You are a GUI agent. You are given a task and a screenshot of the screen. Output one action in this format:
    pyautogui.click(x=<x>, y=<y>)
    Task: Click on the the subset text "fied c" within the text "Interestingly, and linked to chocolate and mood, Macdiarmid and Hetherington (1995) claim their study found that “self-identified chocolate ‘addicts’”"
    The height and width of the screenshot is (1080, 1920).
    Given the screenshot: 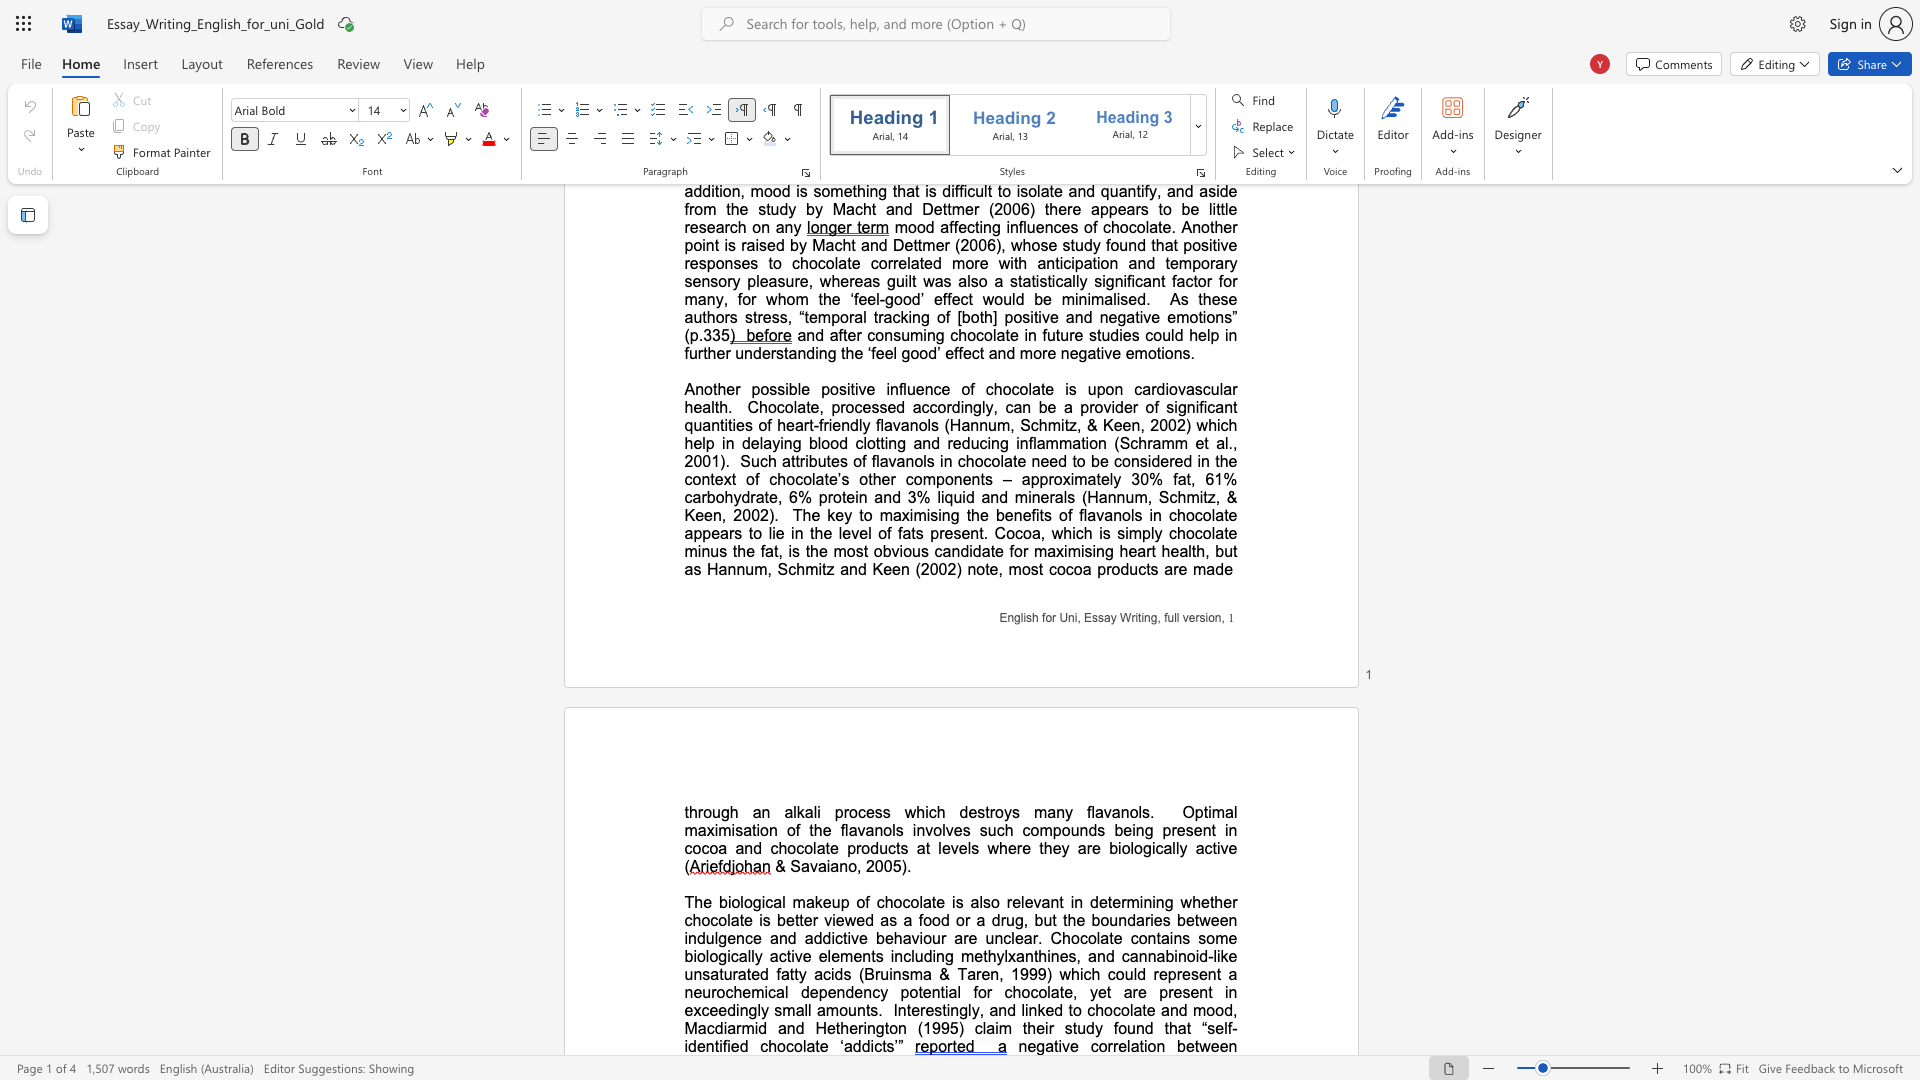 What is the action you would take?
    pyautogui.click(x=721, y=1045)
    